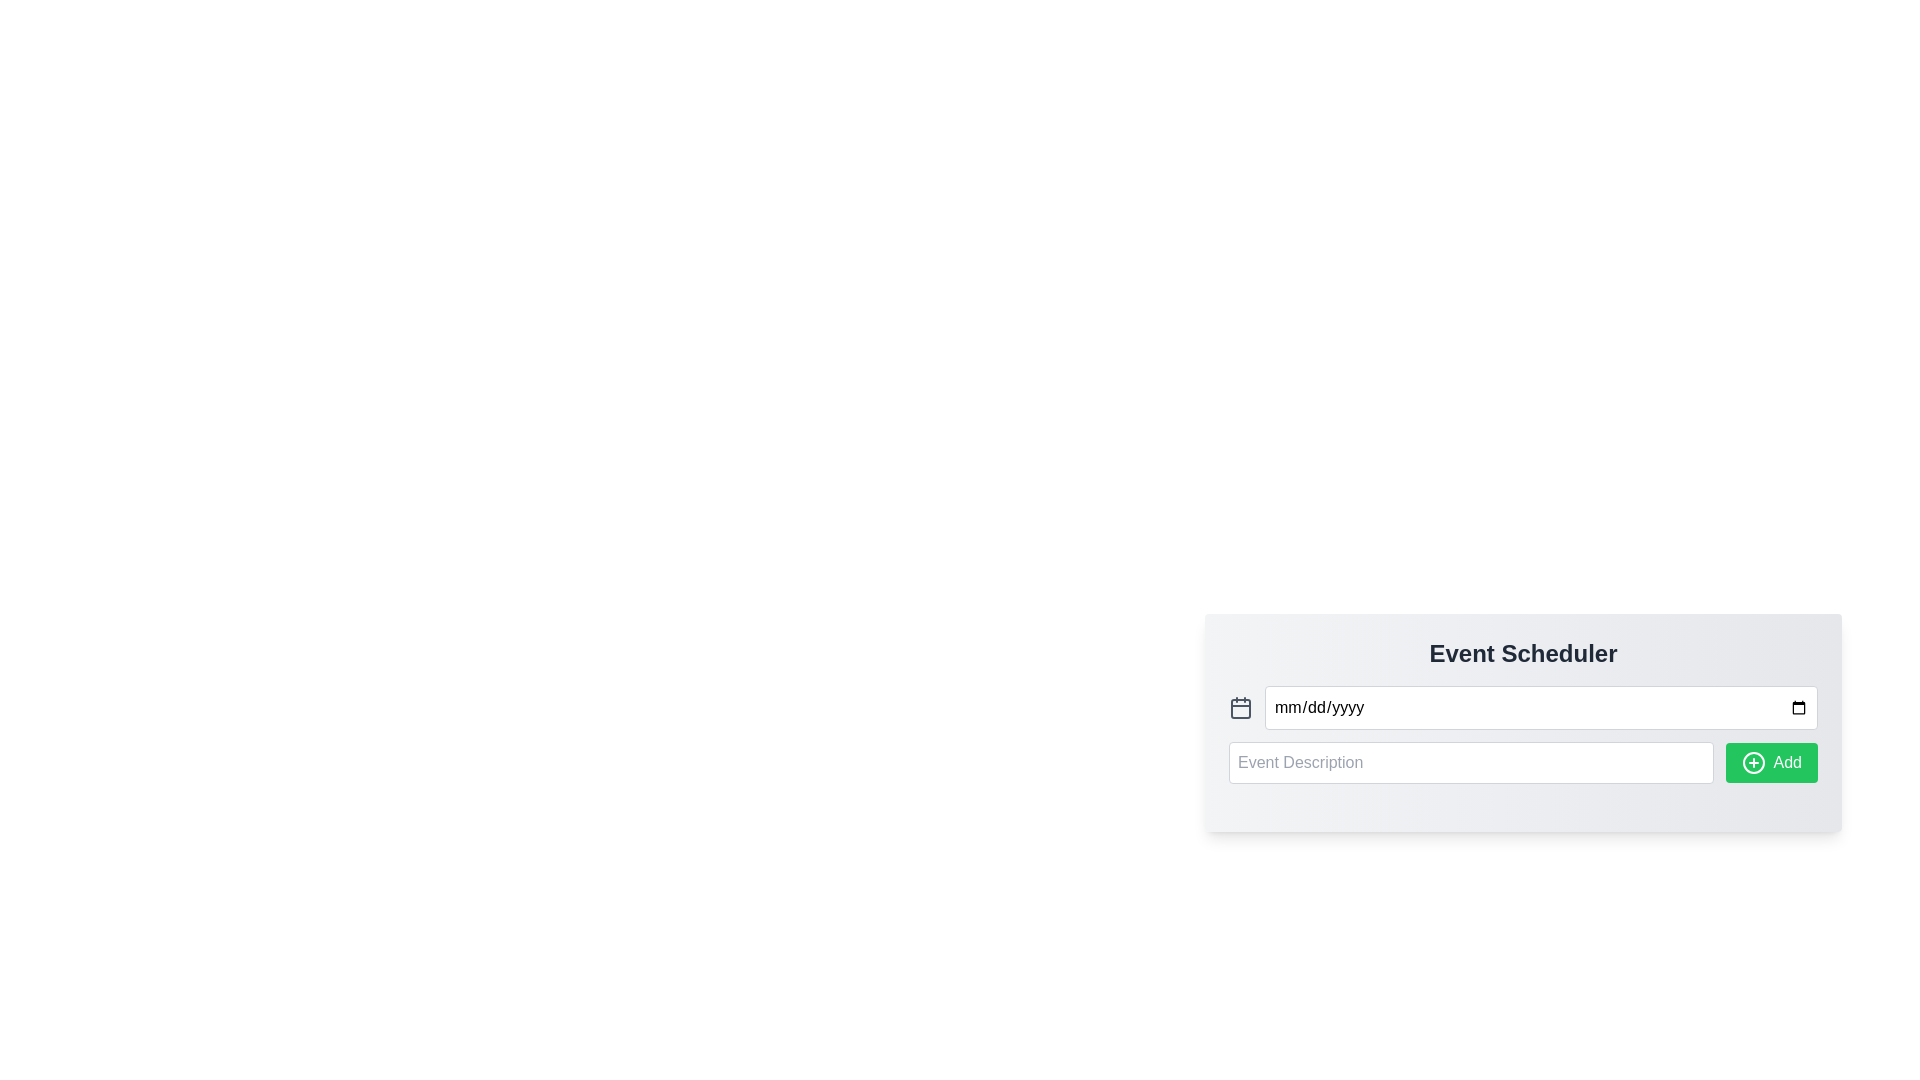  I want to click on the circular icon with a green background and a white plus sign inside, located within the 'Add' button on the right side of the 'Event Scheduler' module, so click(1752, 763).